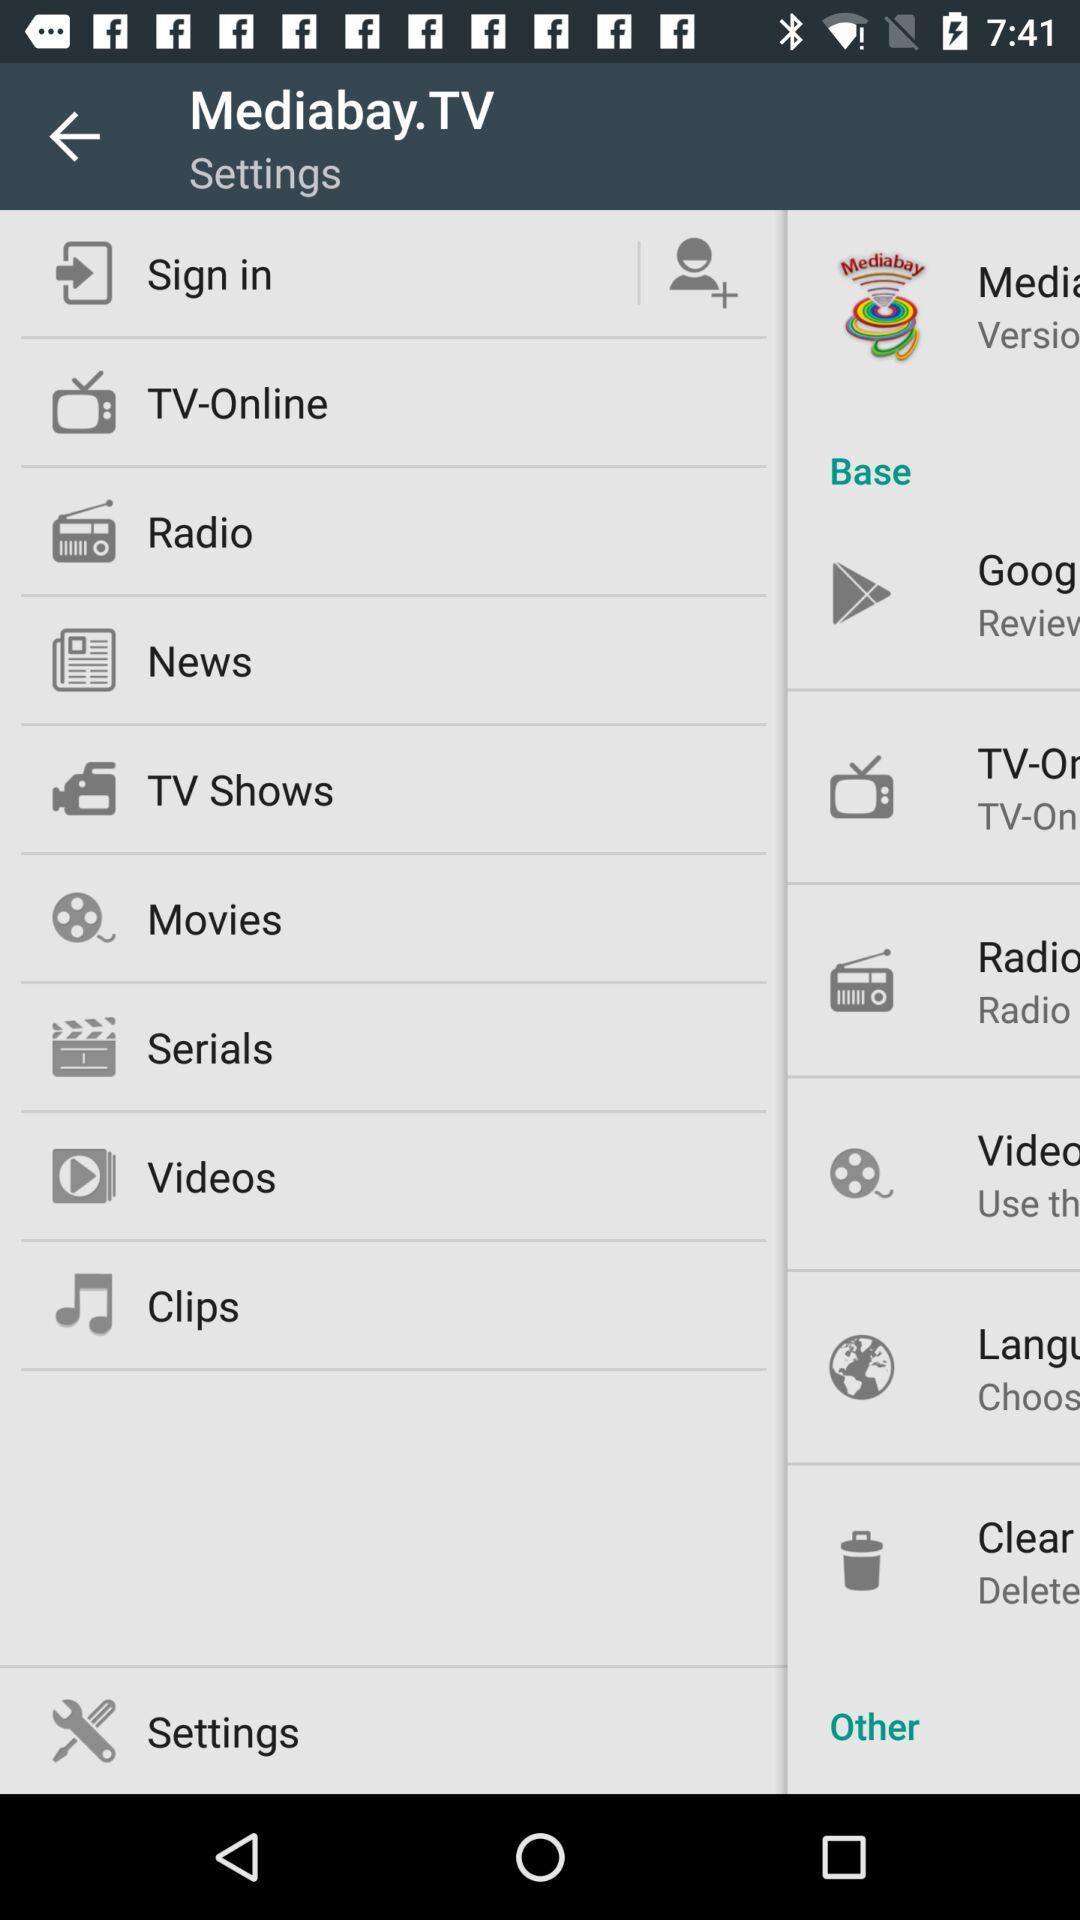  What do you see at coordinates (1028, 620) in the screenshot?
I see `review this app icon` at bounding box center [1028, 620].